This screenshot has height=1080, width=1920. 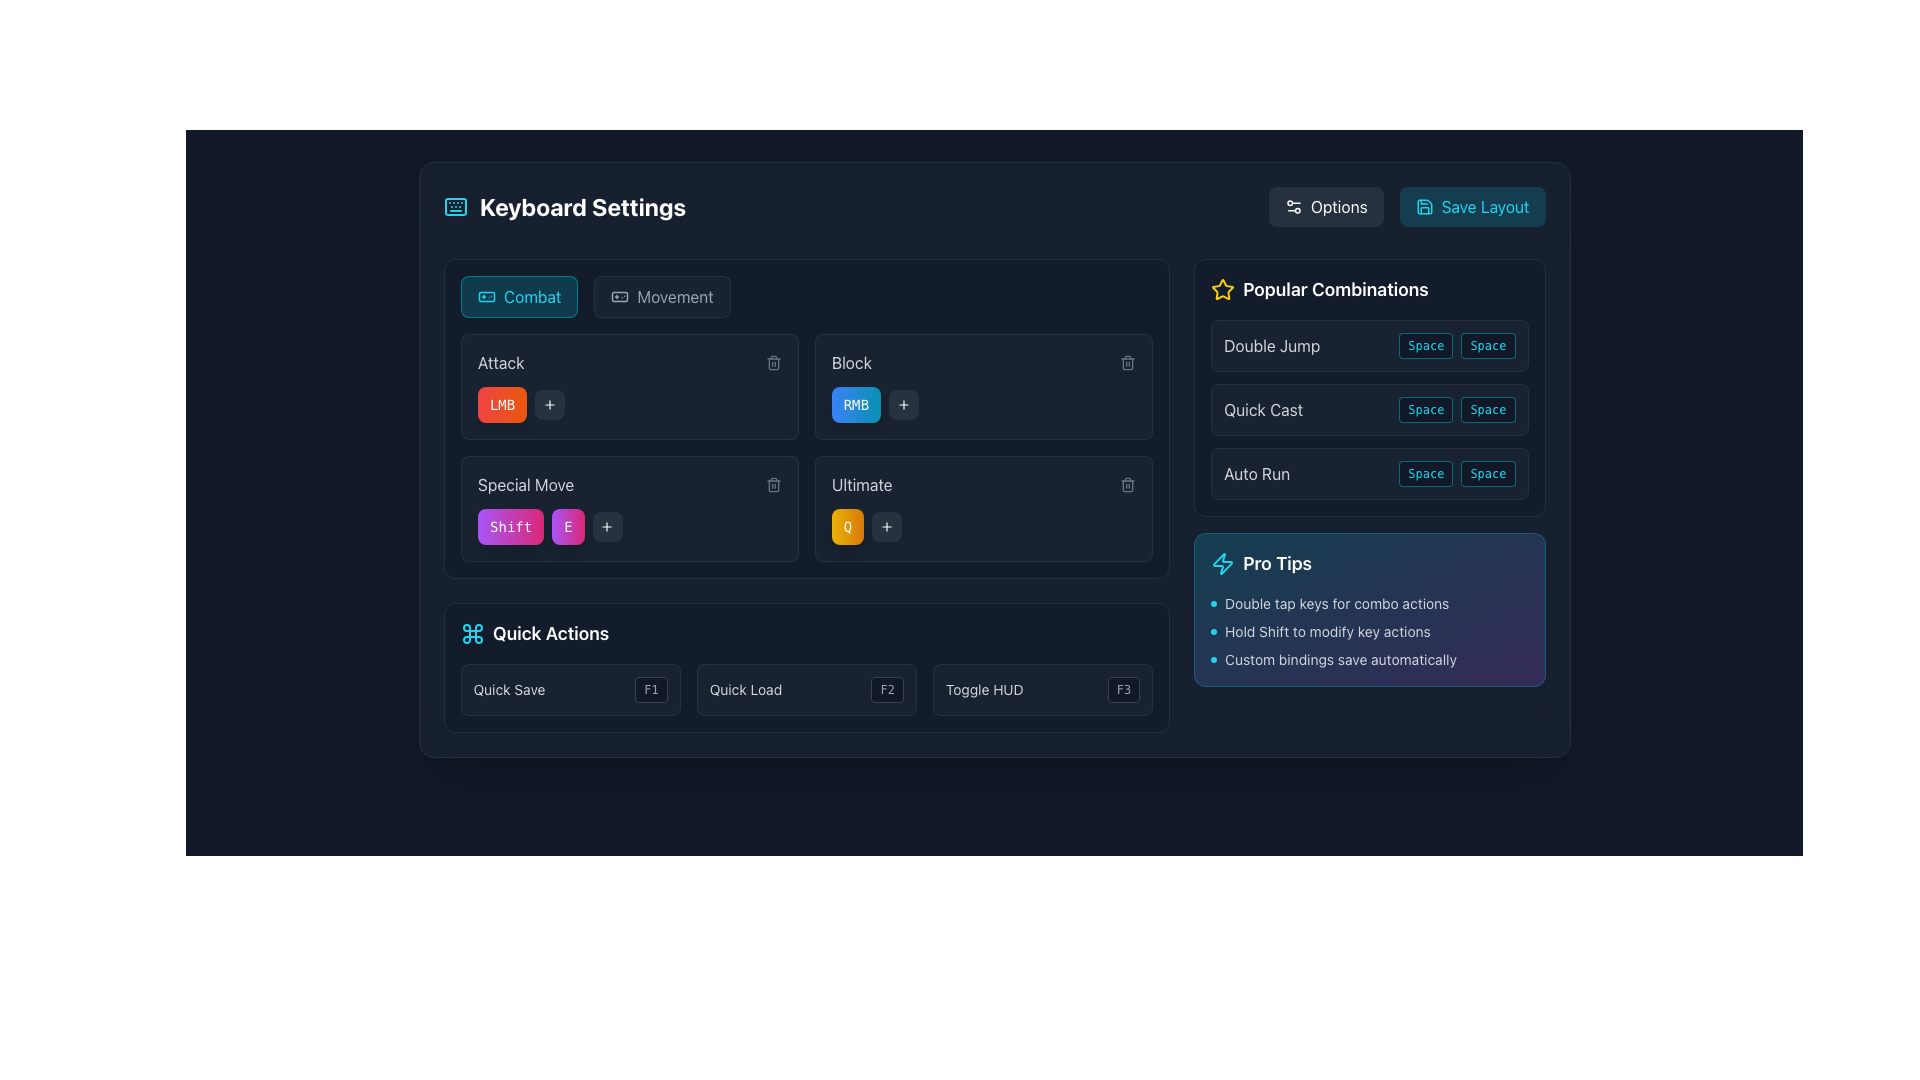 What do you see at coordinates (886, 689) in the screenshot?
I see `the button label displaying the keyboard shortcut 'F2' for the 'Quick Load' action, which is located in the 'Quick Actions' section at the bottom of the main layout panel` at bounding box center [886, 689].